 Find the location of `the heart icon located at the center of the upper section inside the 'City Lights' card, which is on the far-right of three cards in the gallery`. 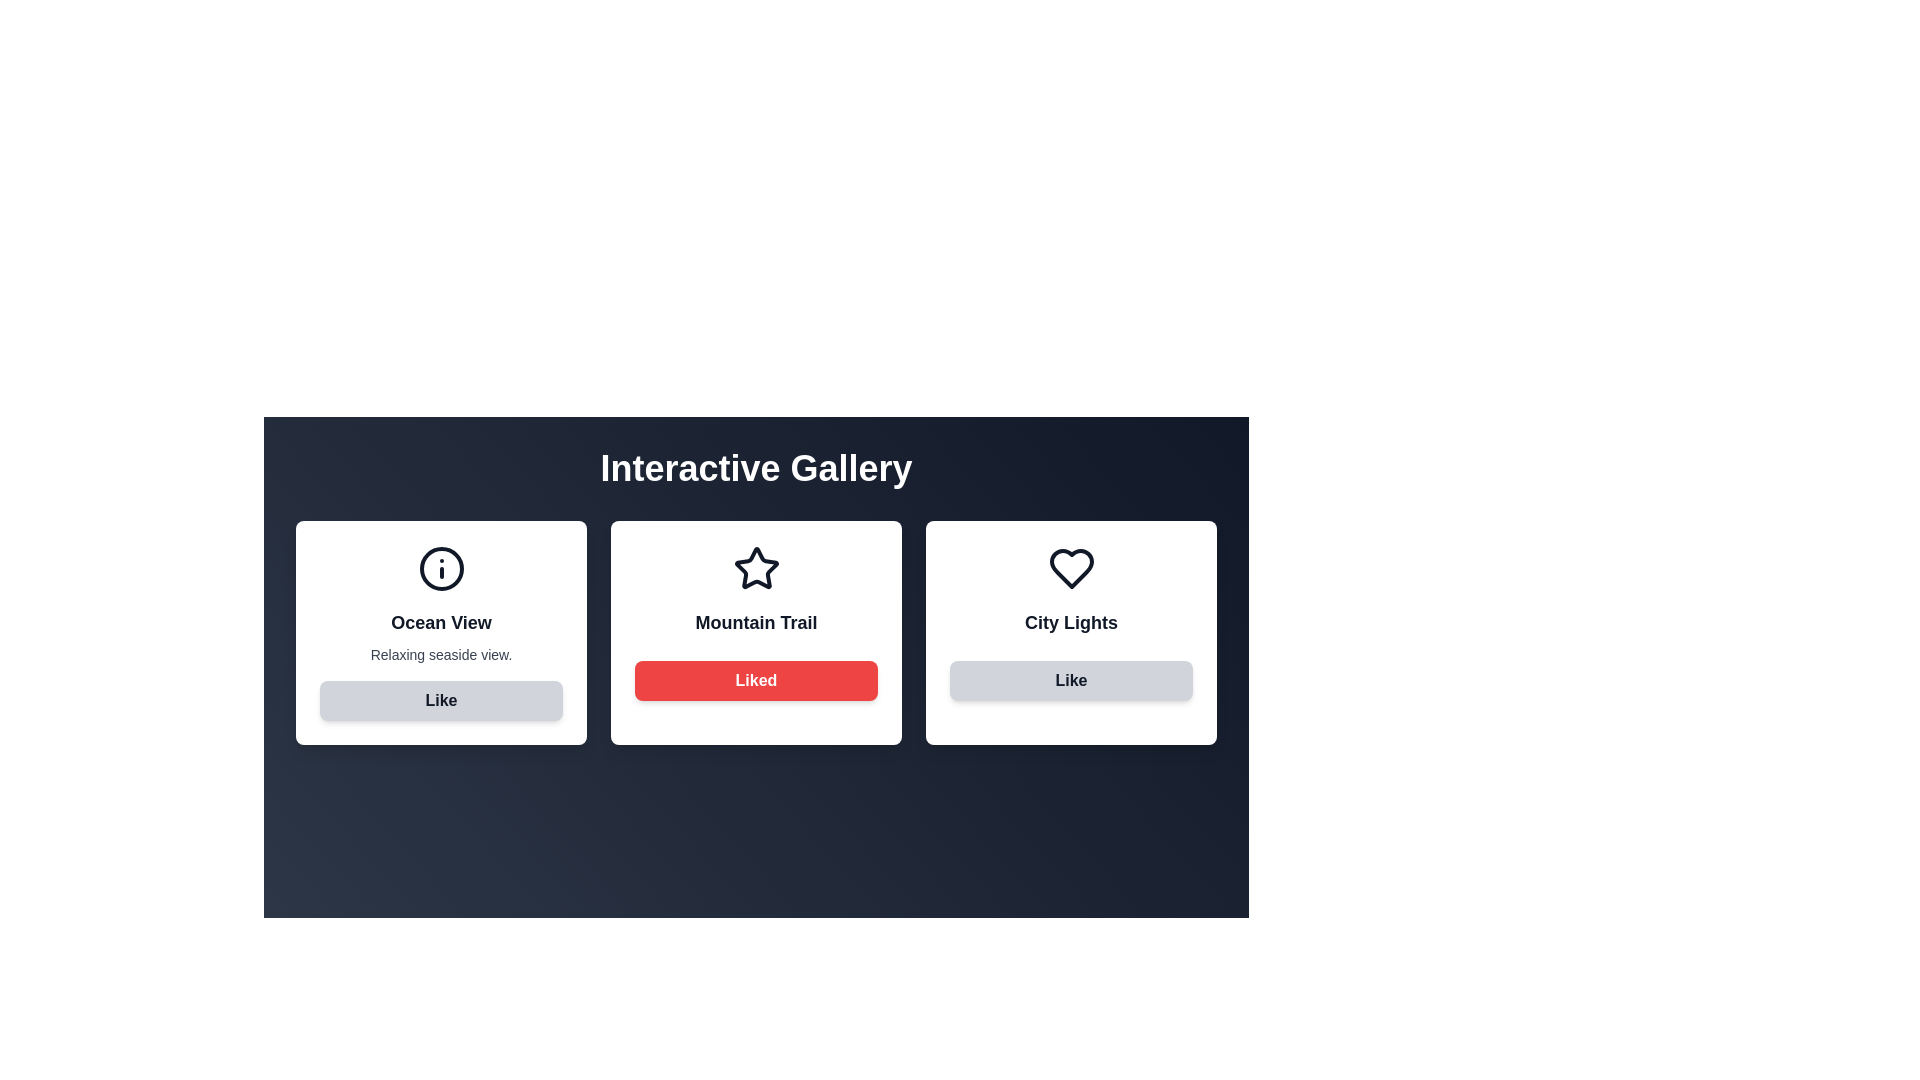

the heart icon located at the center of the upper section inside the 'City Lights' card, which is on the far-right of three cards in the gallery is located at coordinates (1070, 569).